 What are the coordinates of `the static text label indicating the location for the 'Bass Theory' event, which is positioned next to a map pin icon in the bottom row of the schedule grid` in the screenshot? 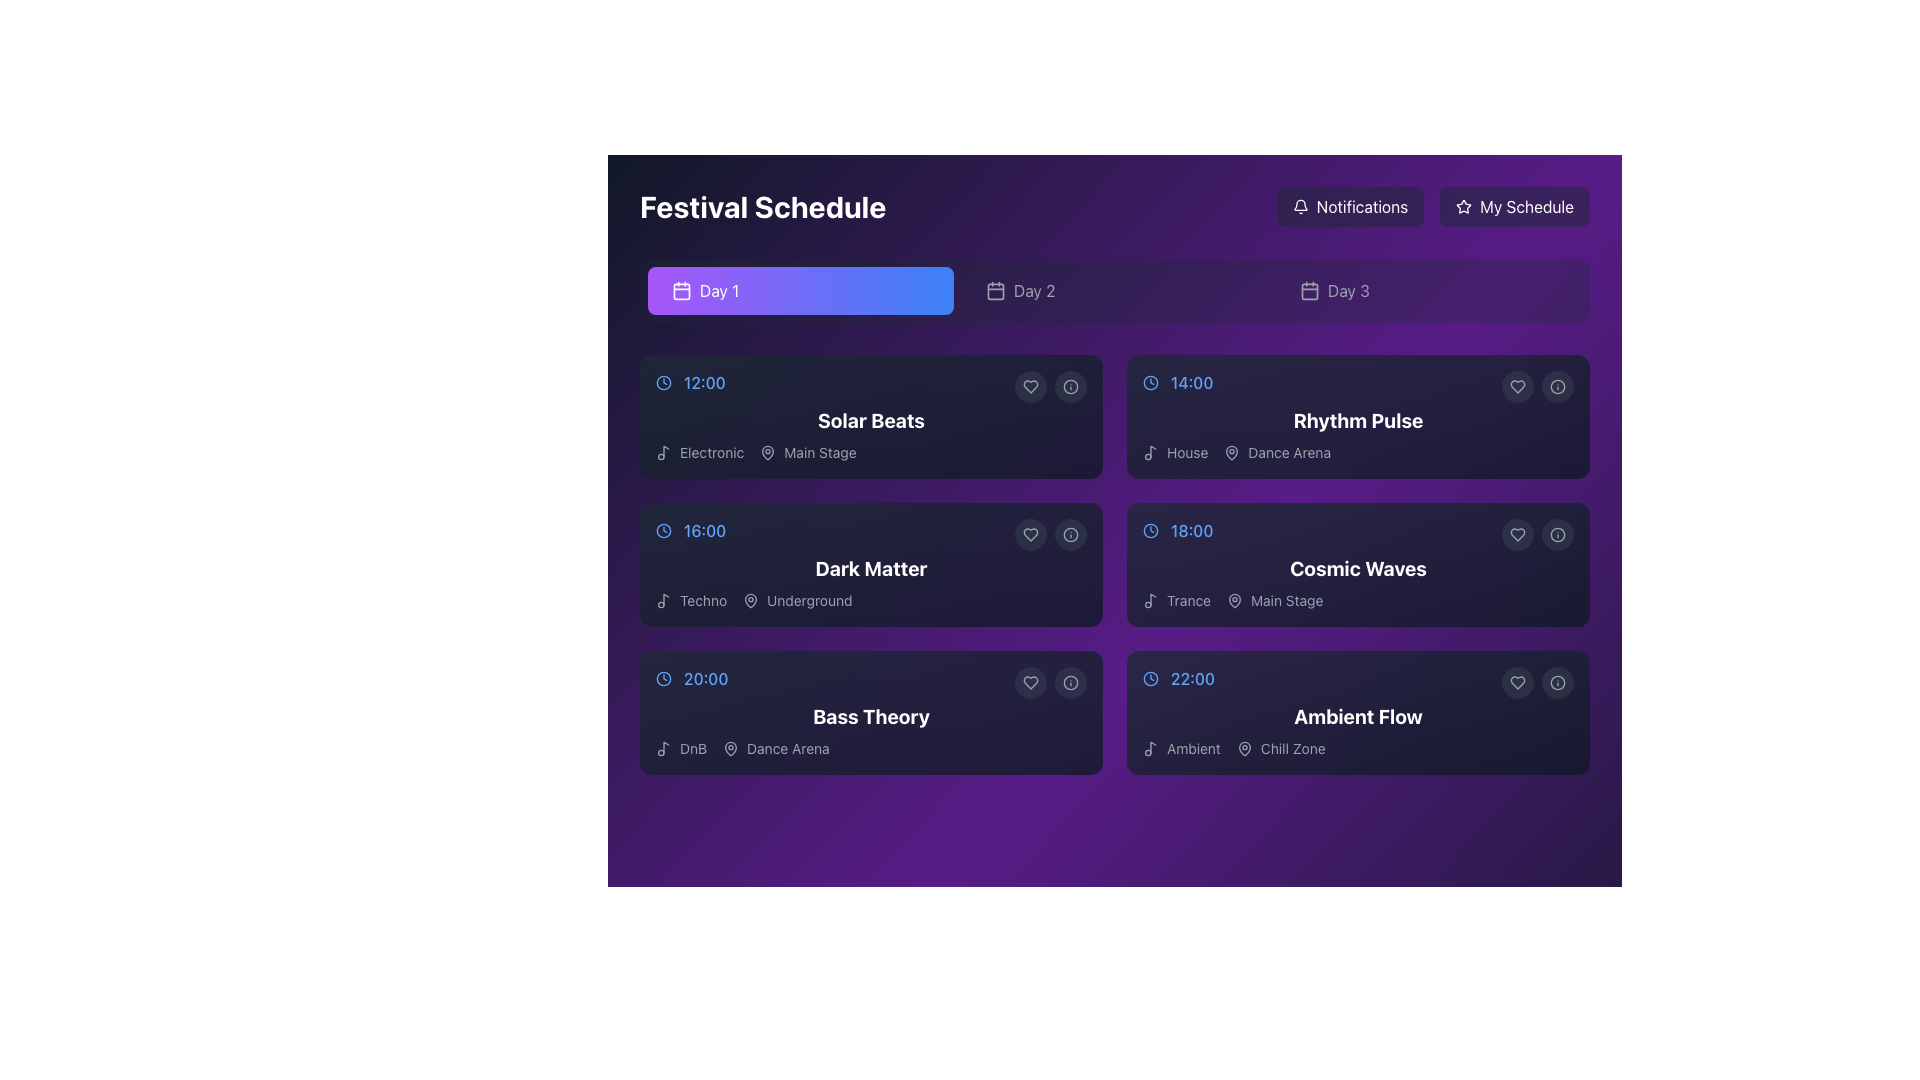 It's located at (787, 748).